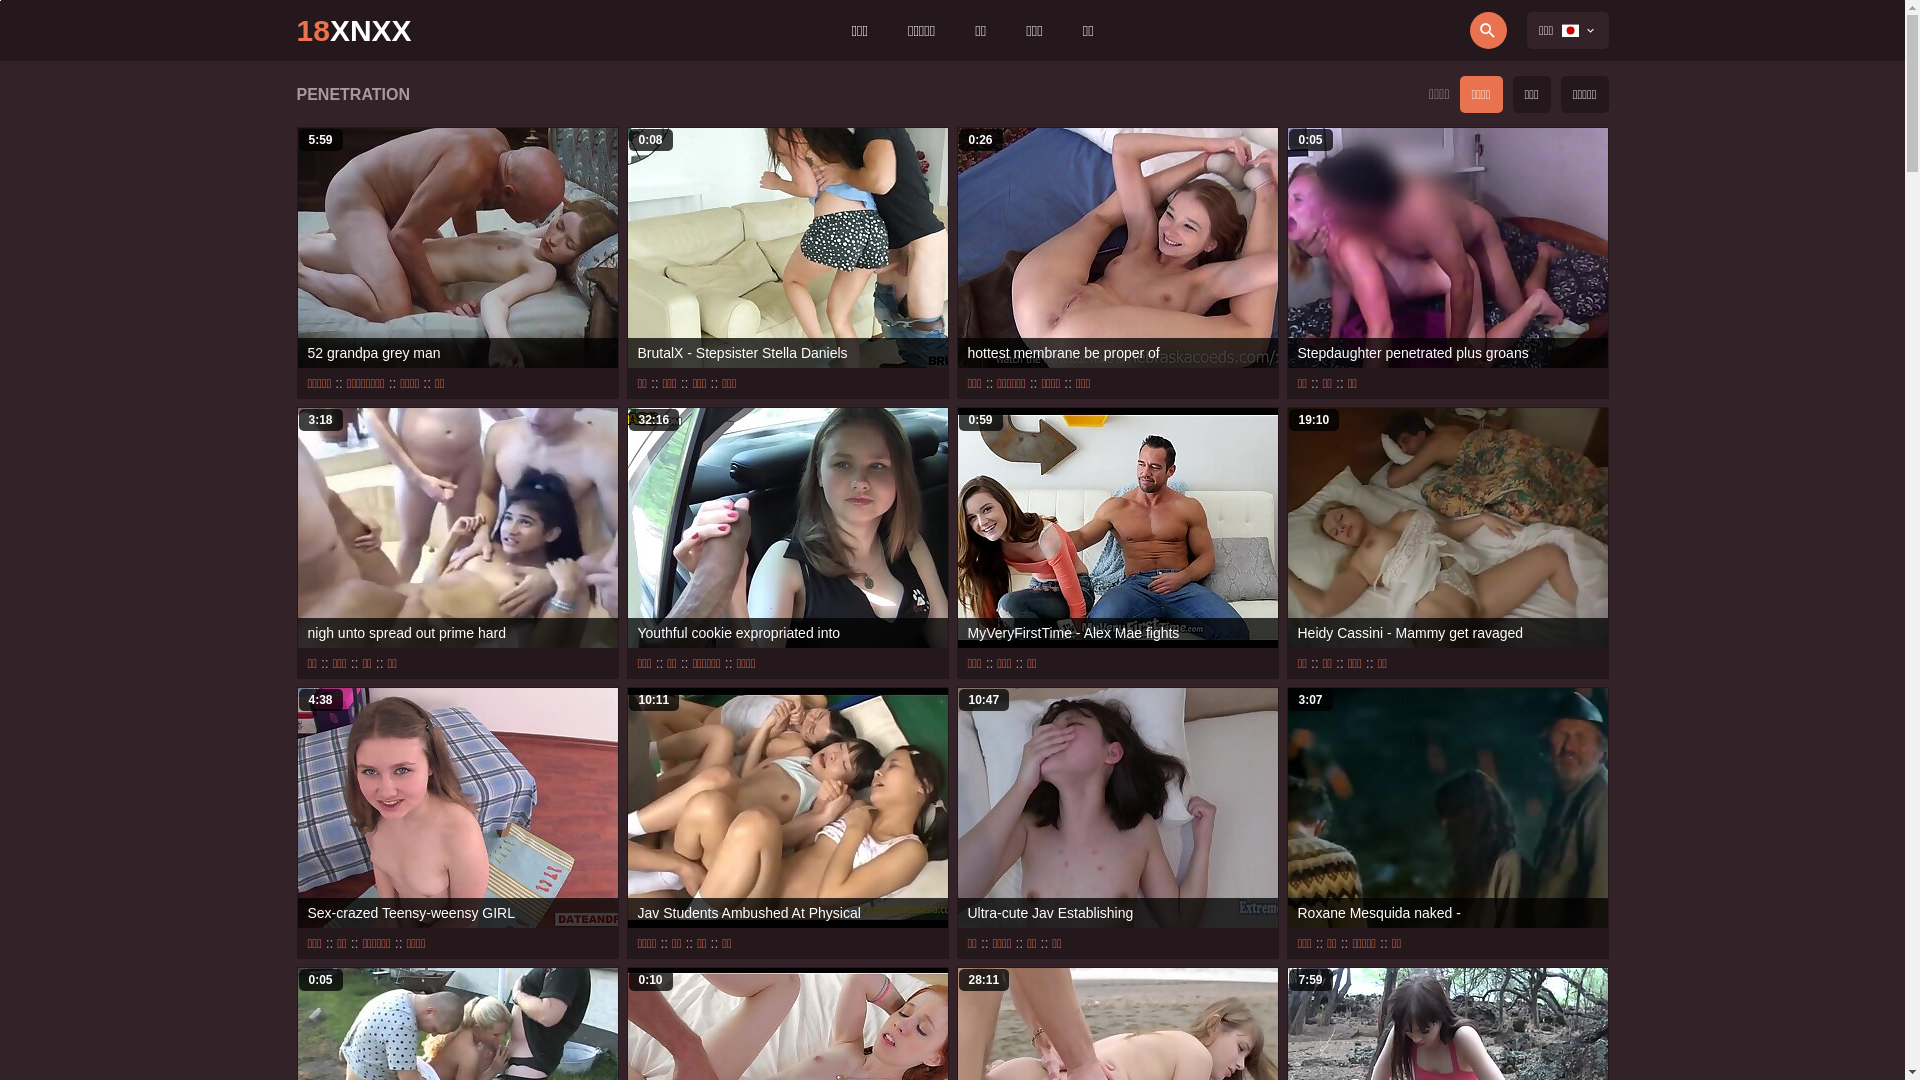 This screenshot has height=1080, width=1920. Describe the element at coordinates (786, 527) in the screenshot. I see `'32:16` at that location.